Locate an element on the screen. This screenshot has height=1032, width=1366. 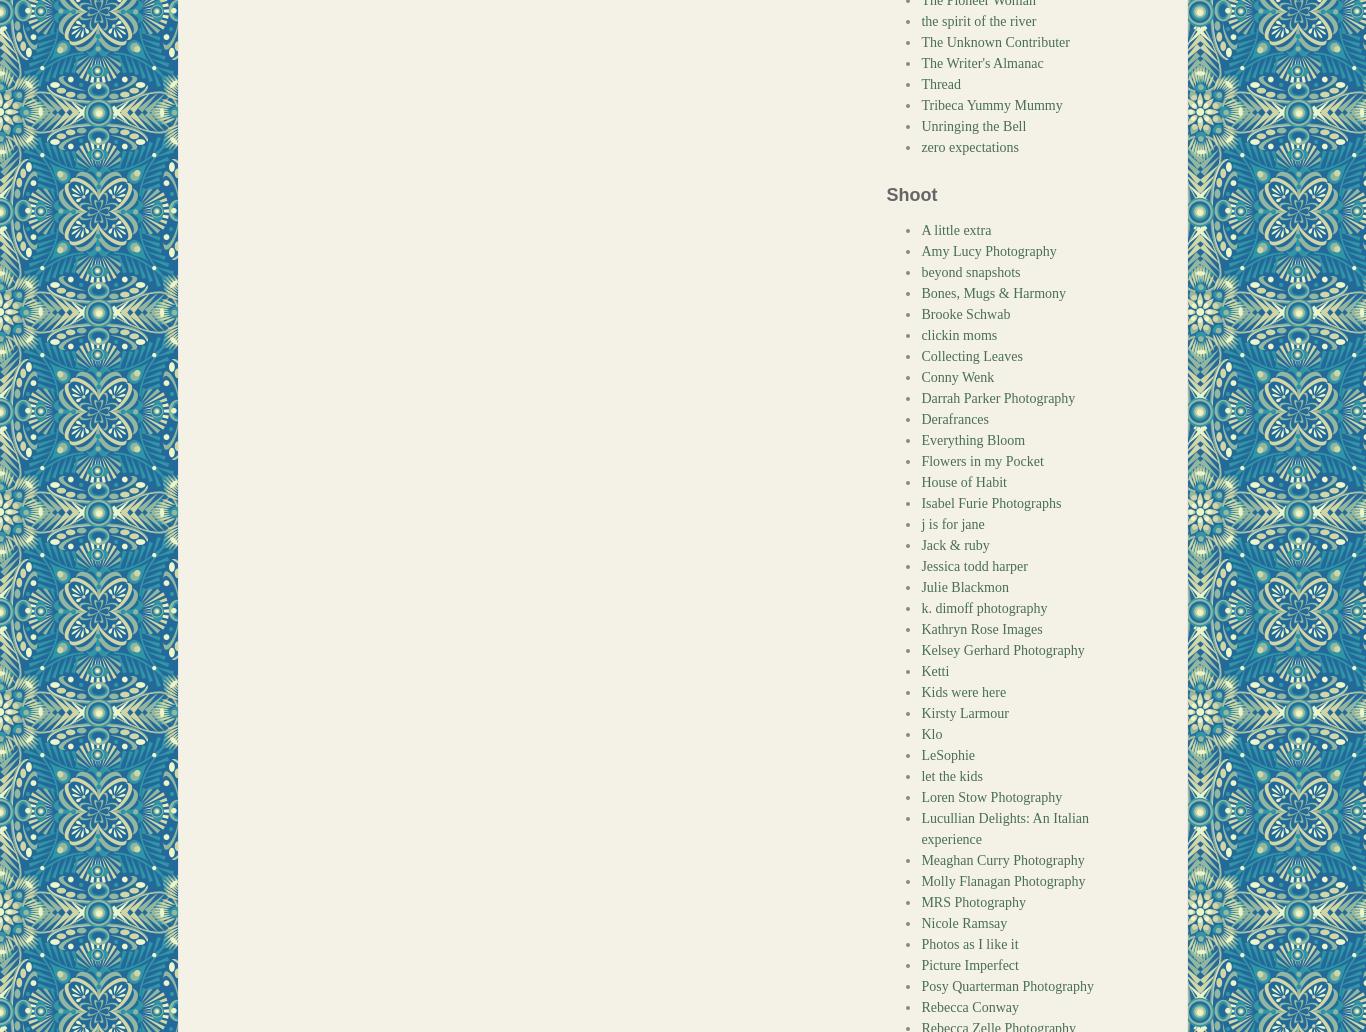
'Everything Bloom' is located at coordinates (920, 439).